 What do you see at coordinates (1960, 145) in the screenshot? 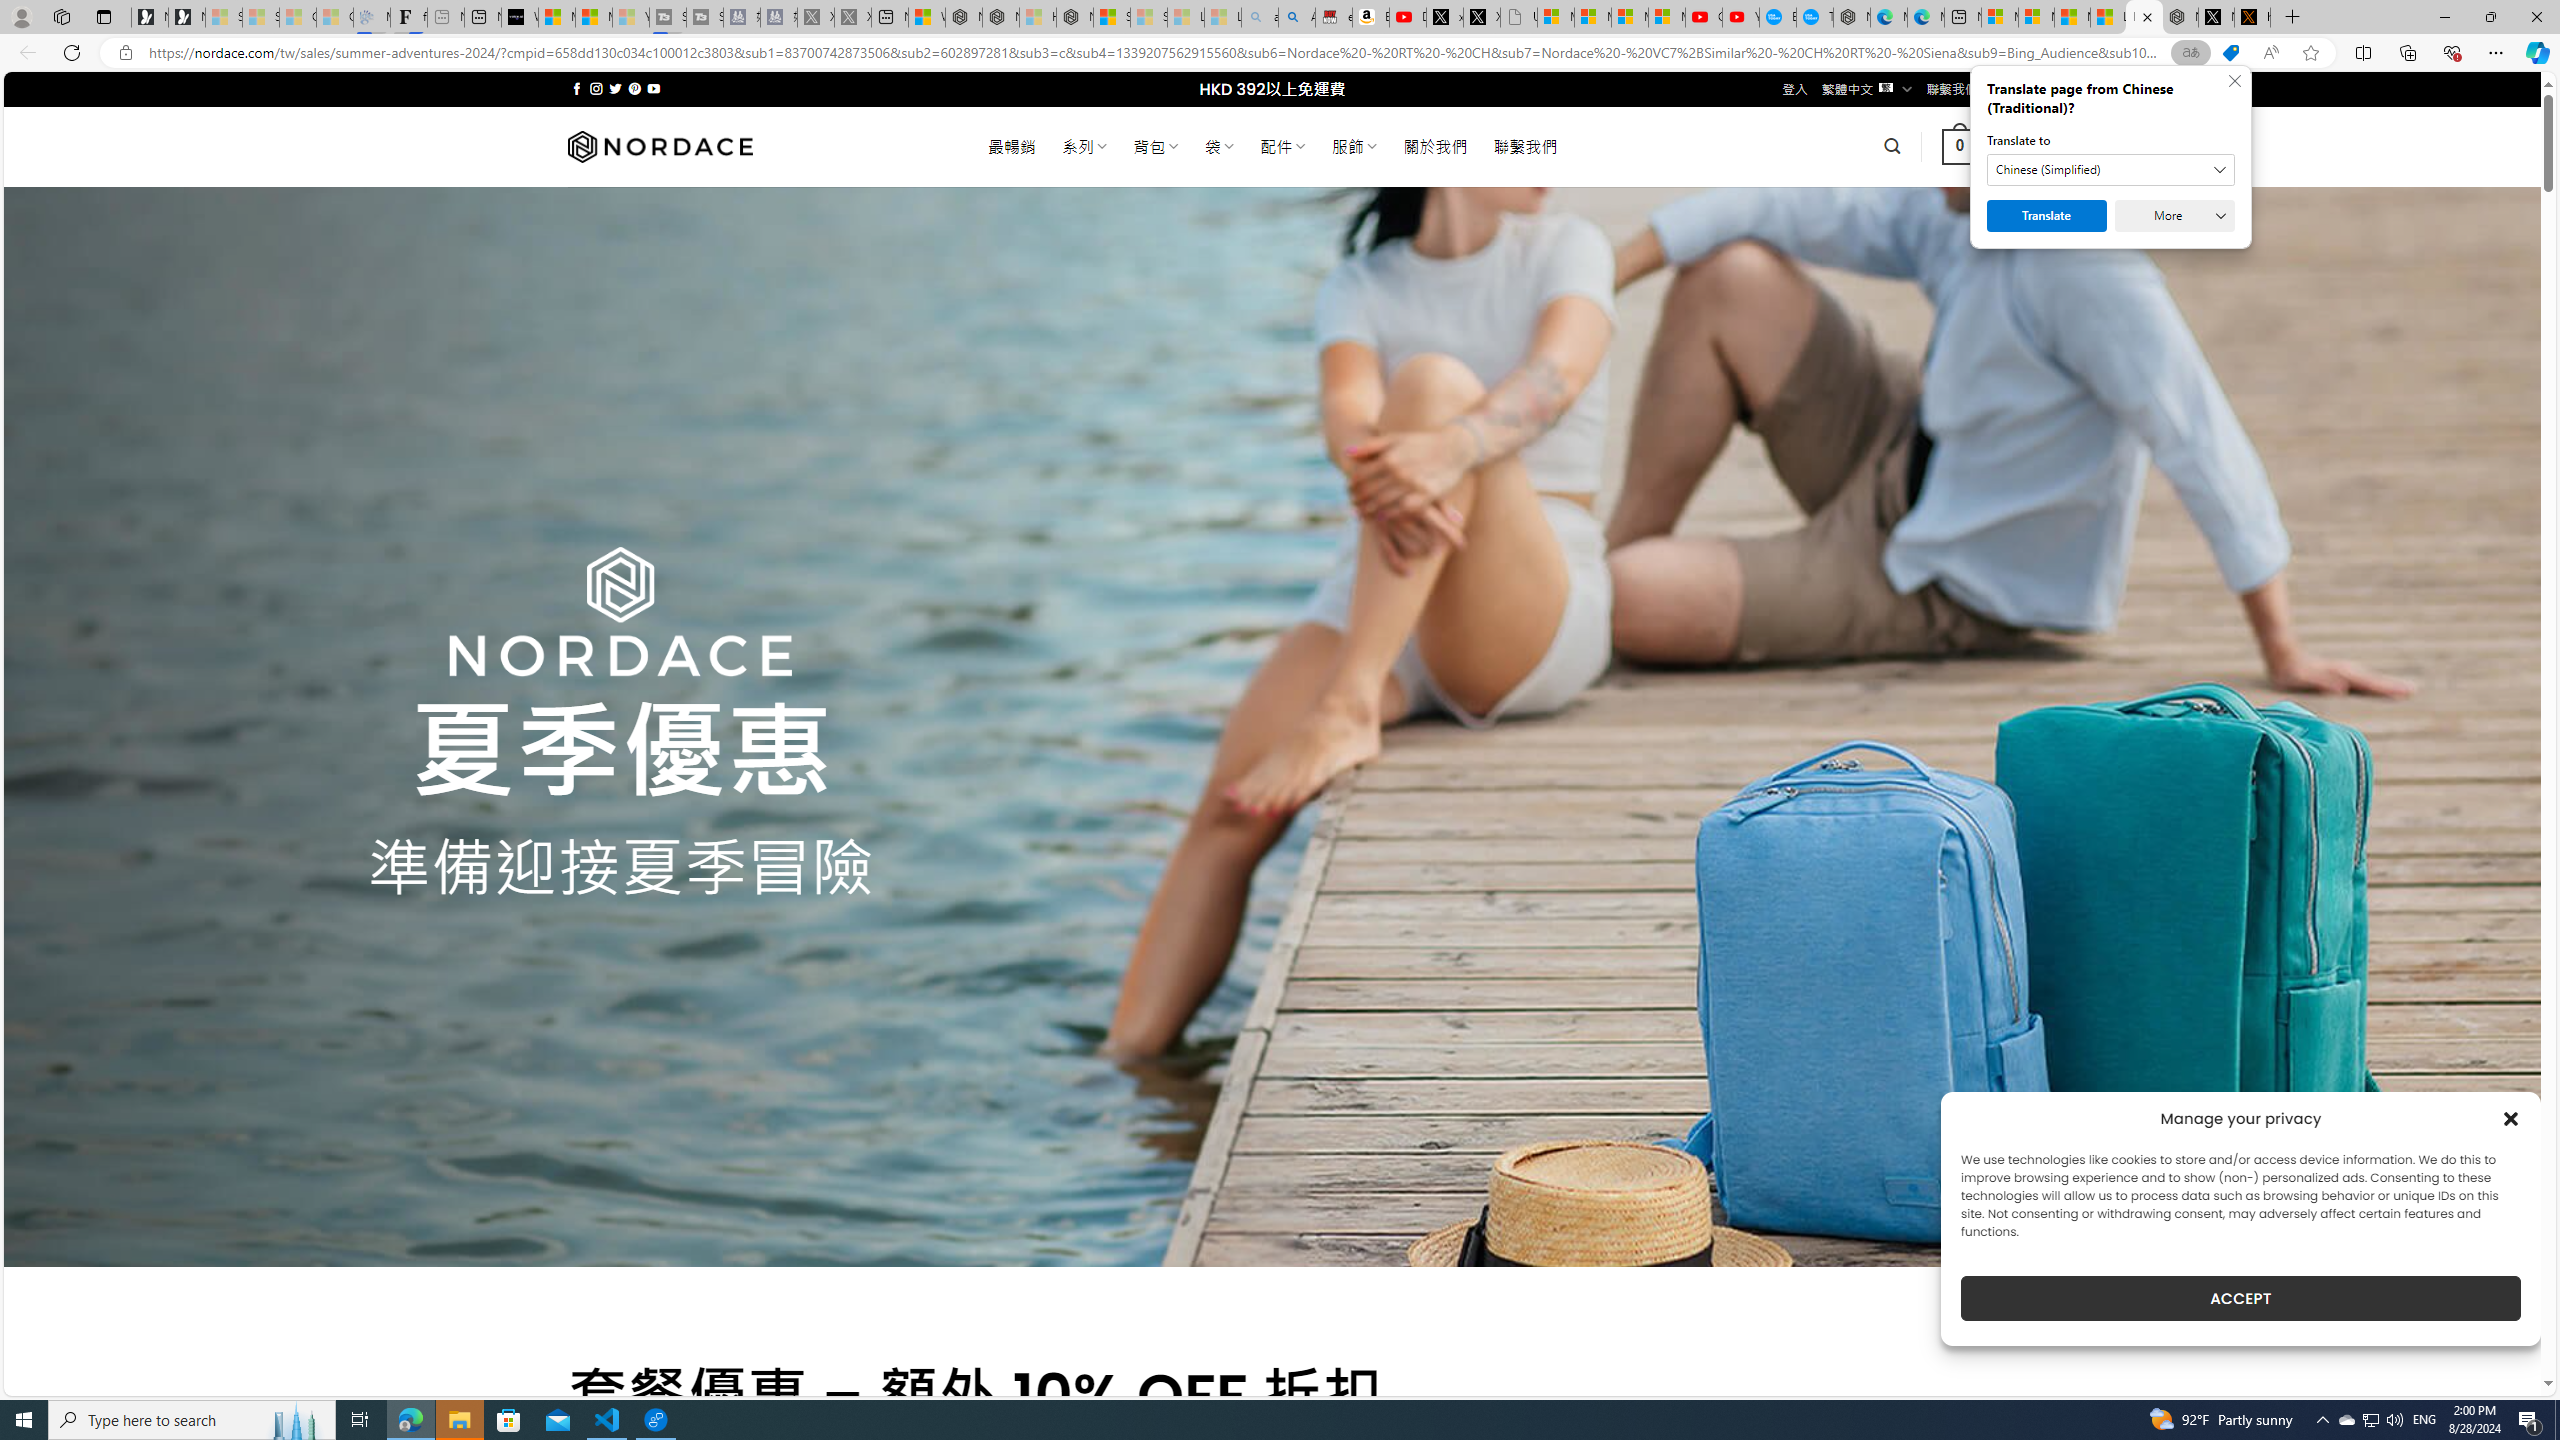
I see `'  0  '` at bounding box center [1960, 145].